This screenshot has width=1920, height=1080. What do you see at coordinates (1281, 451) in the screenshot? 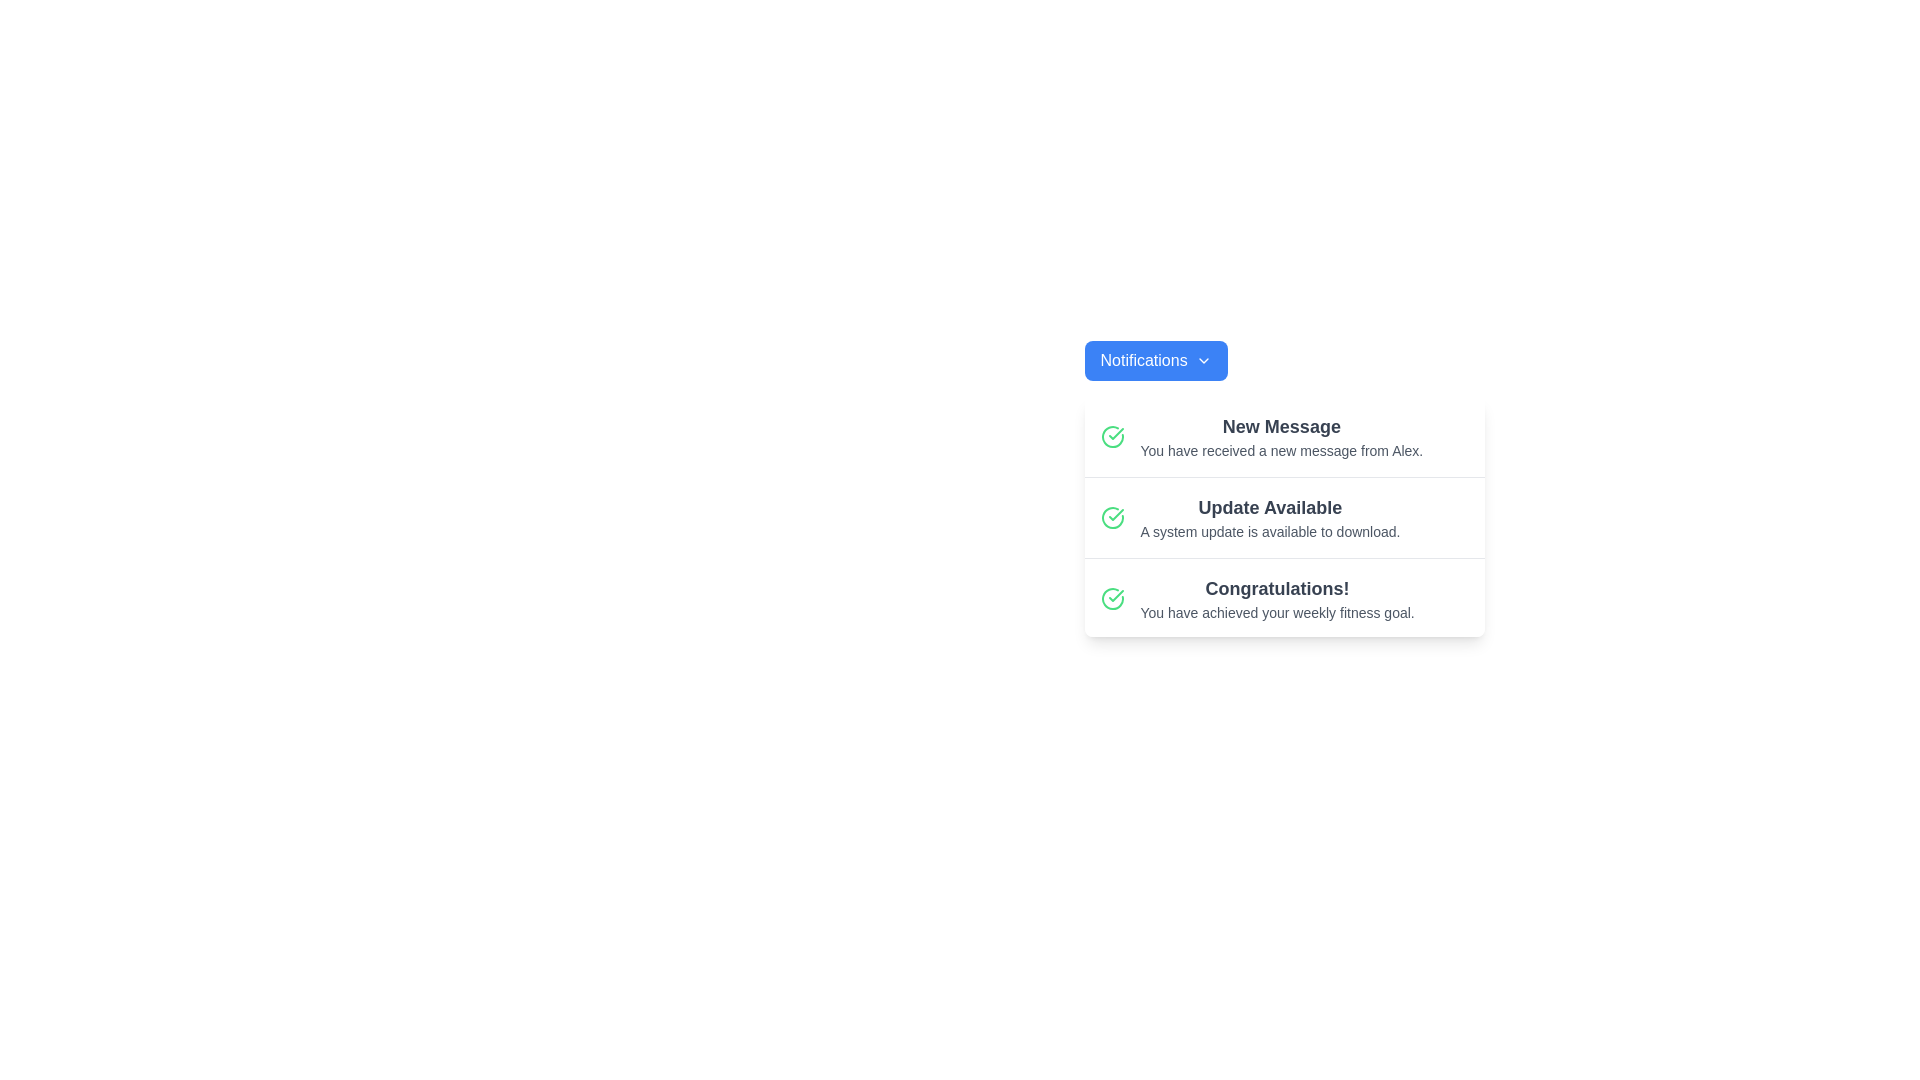
I see `text message that says 'You have received a new message from Alex.' which is styled in gray color and located underneath the title 'New Message' in a notification card` at bounding box center [1281, 451].